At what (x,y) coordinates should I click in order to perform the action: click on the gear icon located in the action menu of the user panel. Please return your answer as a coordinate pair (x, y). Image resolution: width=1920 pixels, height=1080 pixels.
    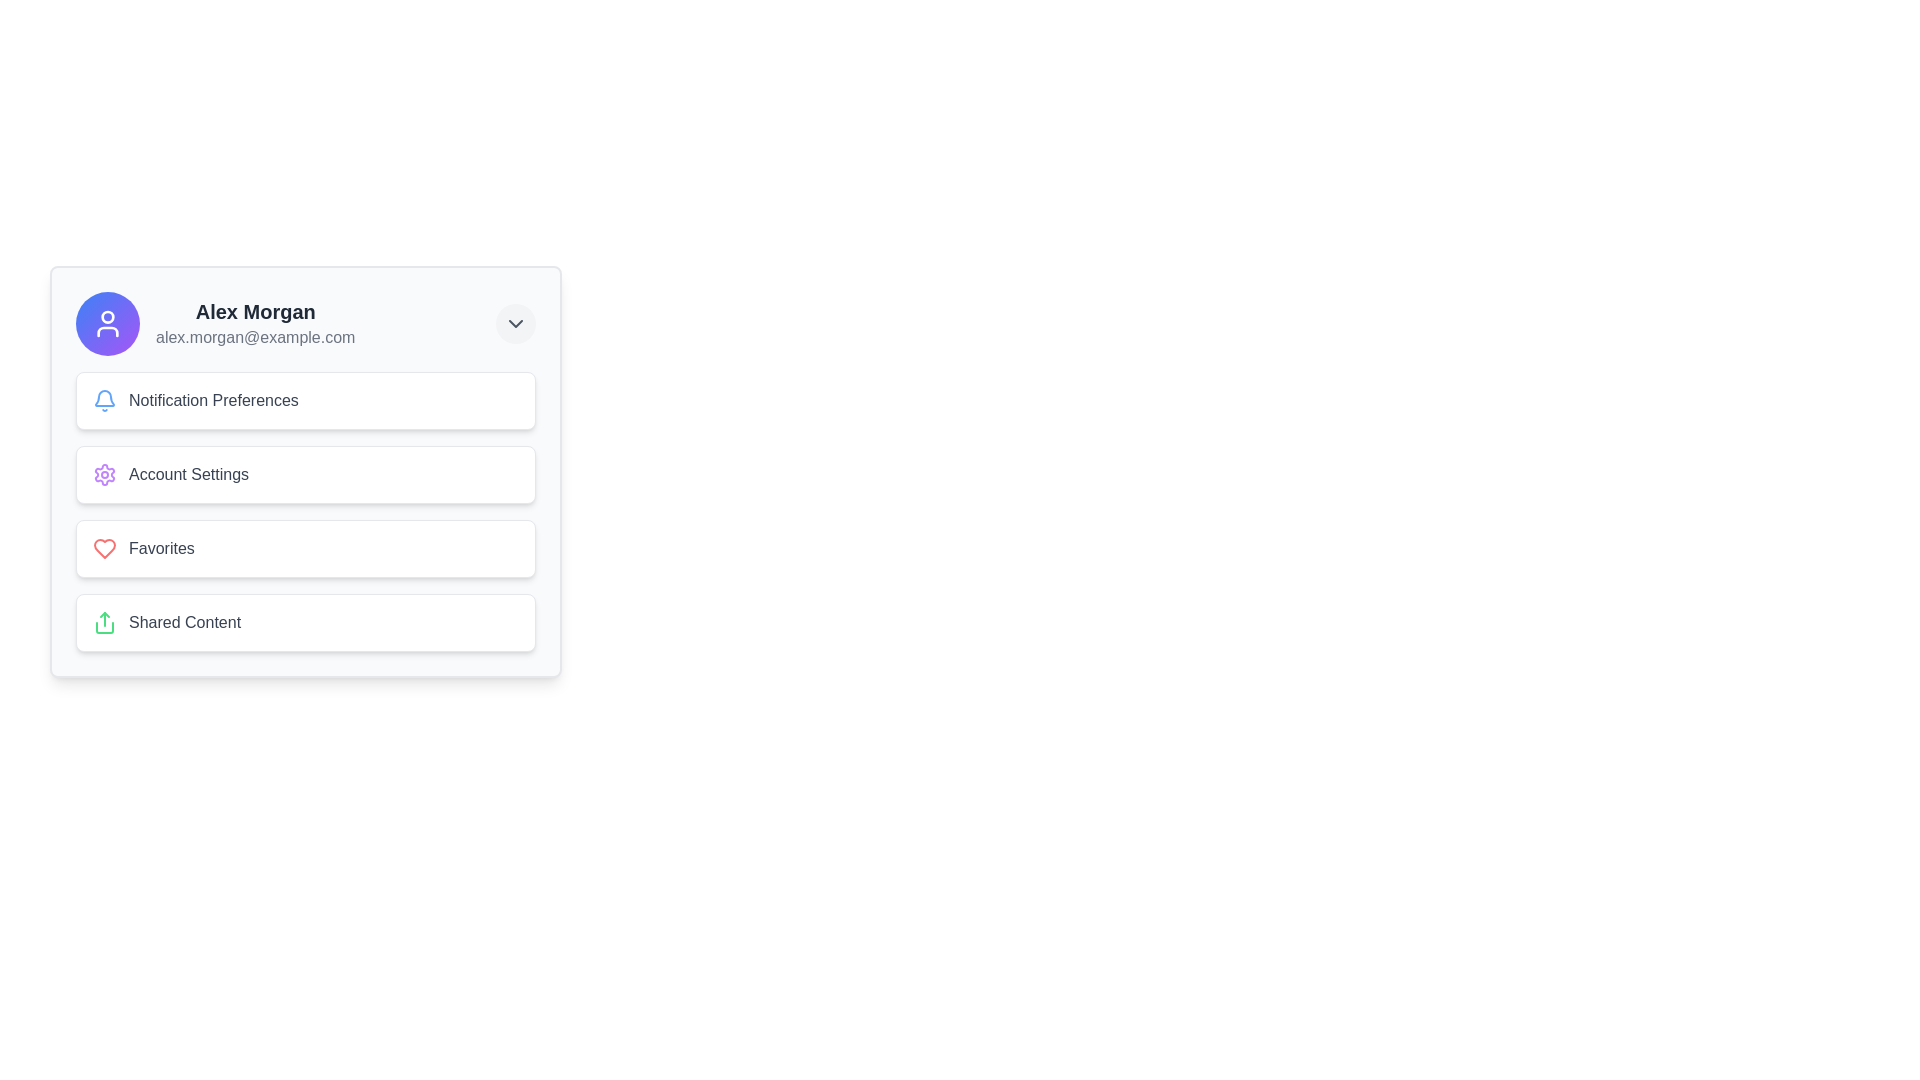
    Looking at the image, I should click on (104, 474).